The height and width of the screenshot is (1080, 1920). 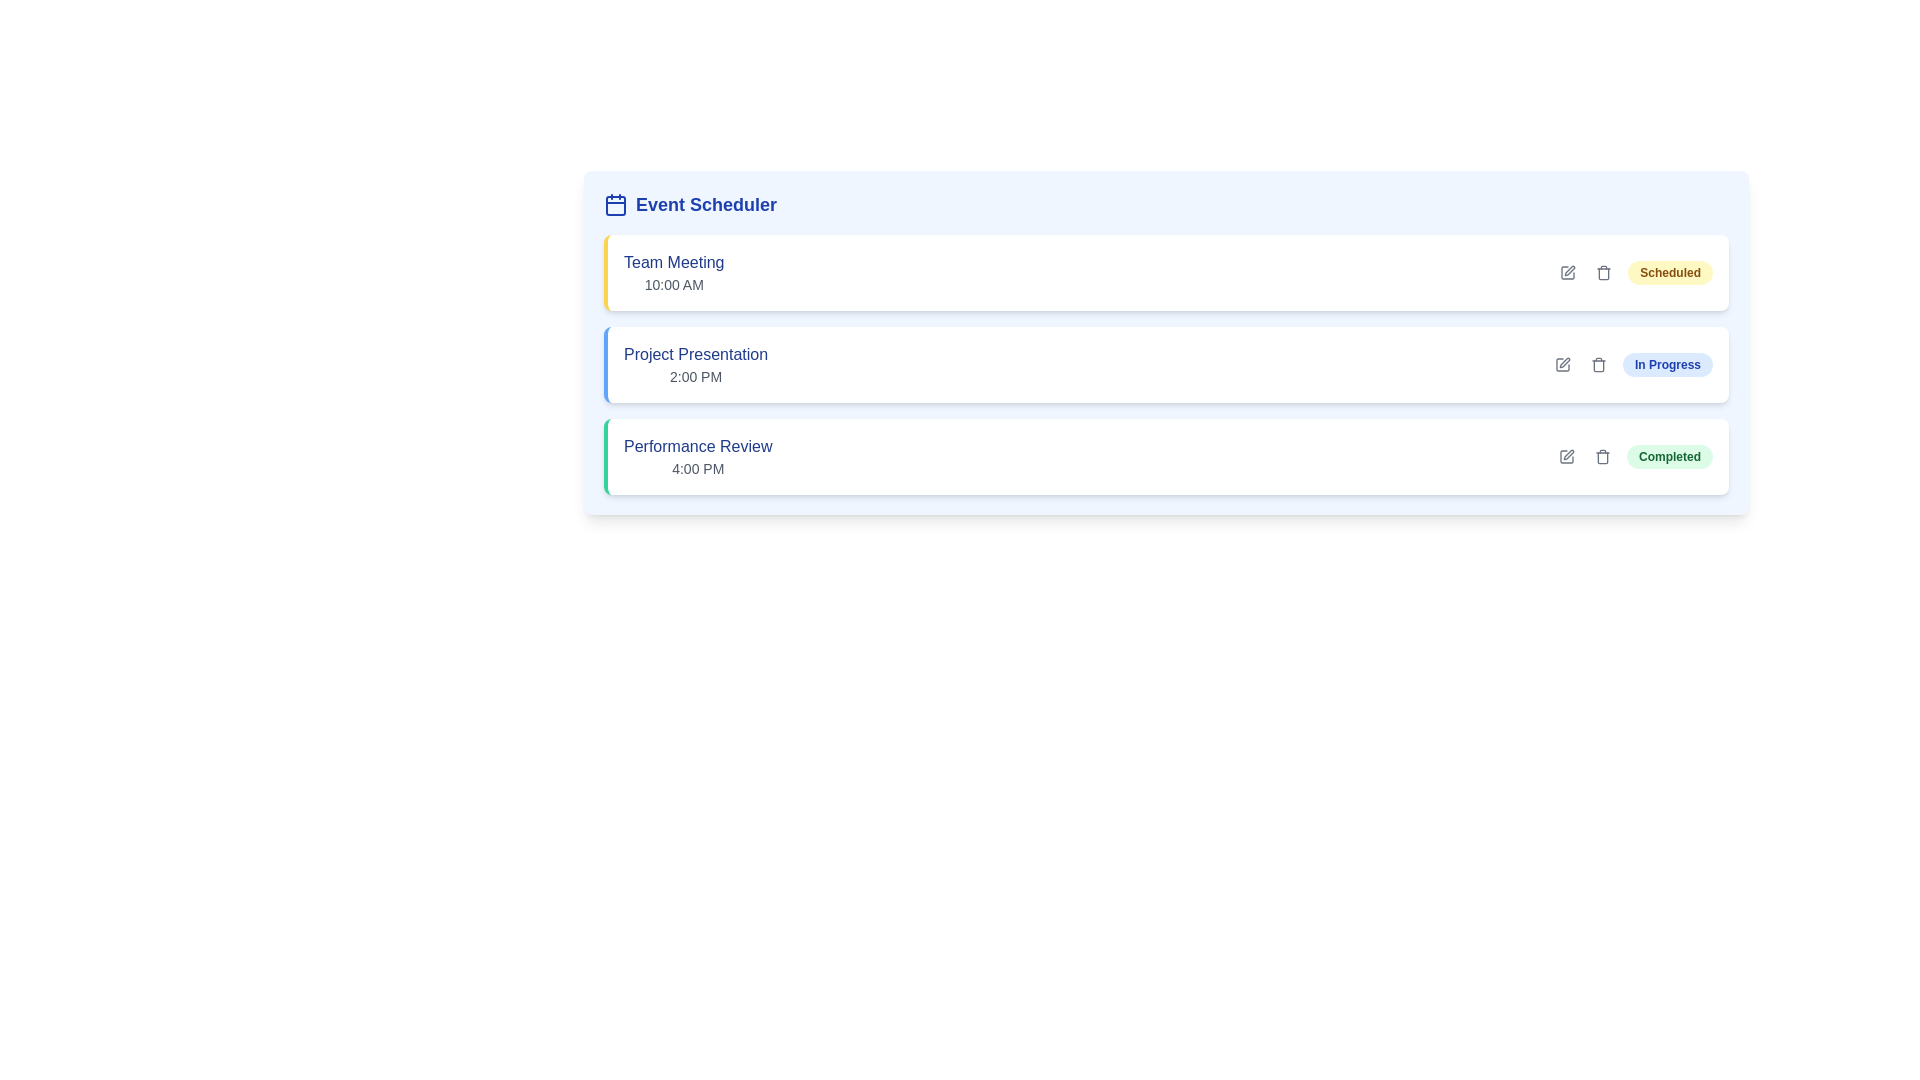 What do you see at coordinates (614, 205) in the screenshot?
I see `the decorative rectangular graphic element within the calendar icon, which is located to the left of the 'Event Scheduler' title text` at bounding box center [614, 205].